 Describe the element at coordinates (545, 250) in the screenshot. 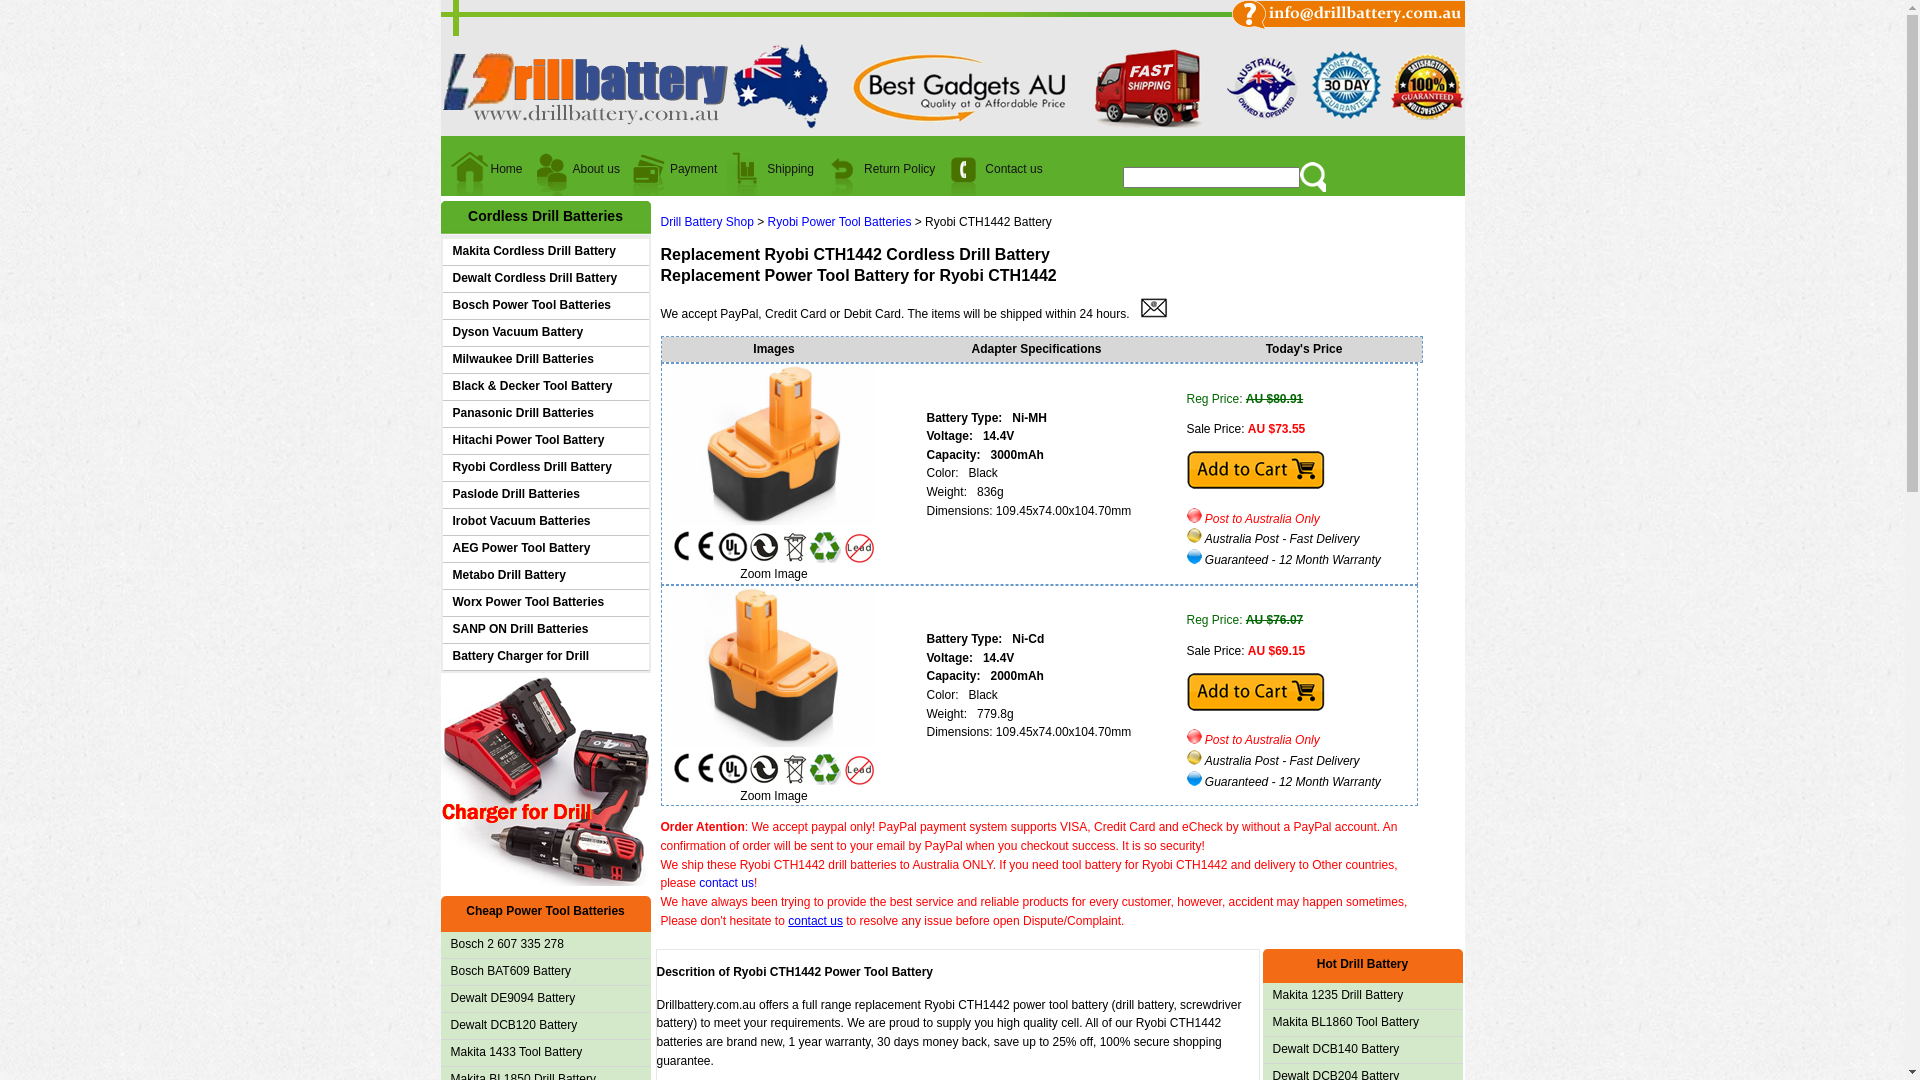

I see `'Makita Cordless Drill Battery'` at that location.